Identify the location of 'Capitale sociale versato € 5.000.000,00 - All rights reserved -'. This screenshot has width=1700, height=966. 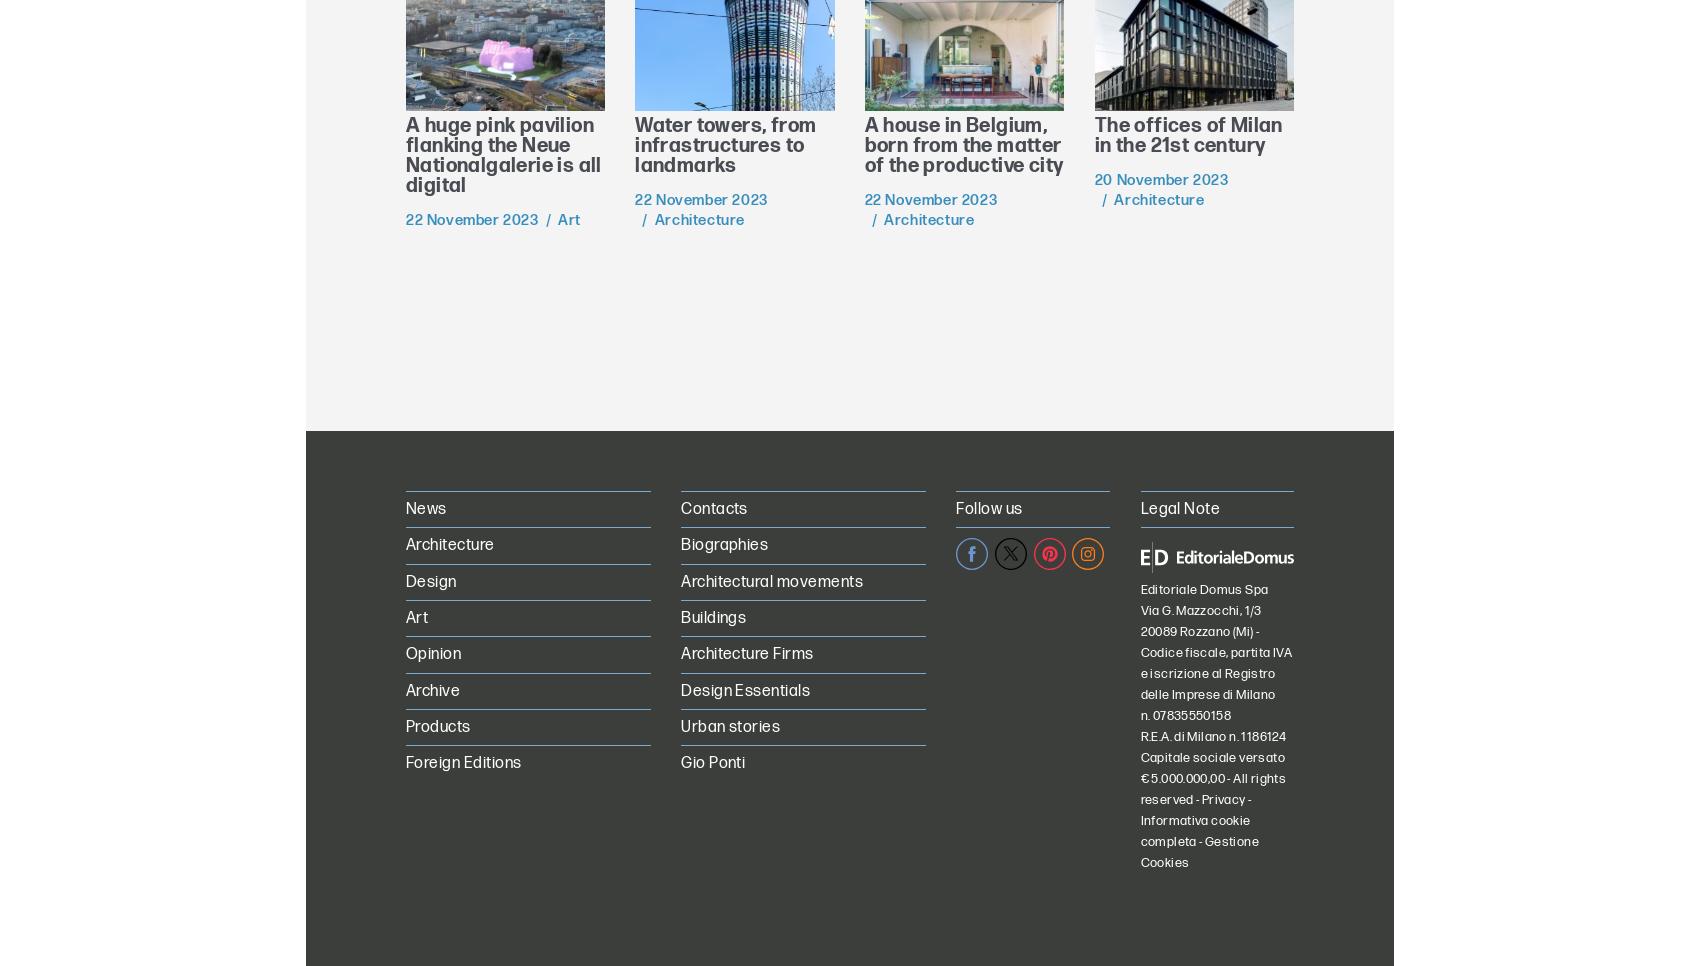
(1211, 777).